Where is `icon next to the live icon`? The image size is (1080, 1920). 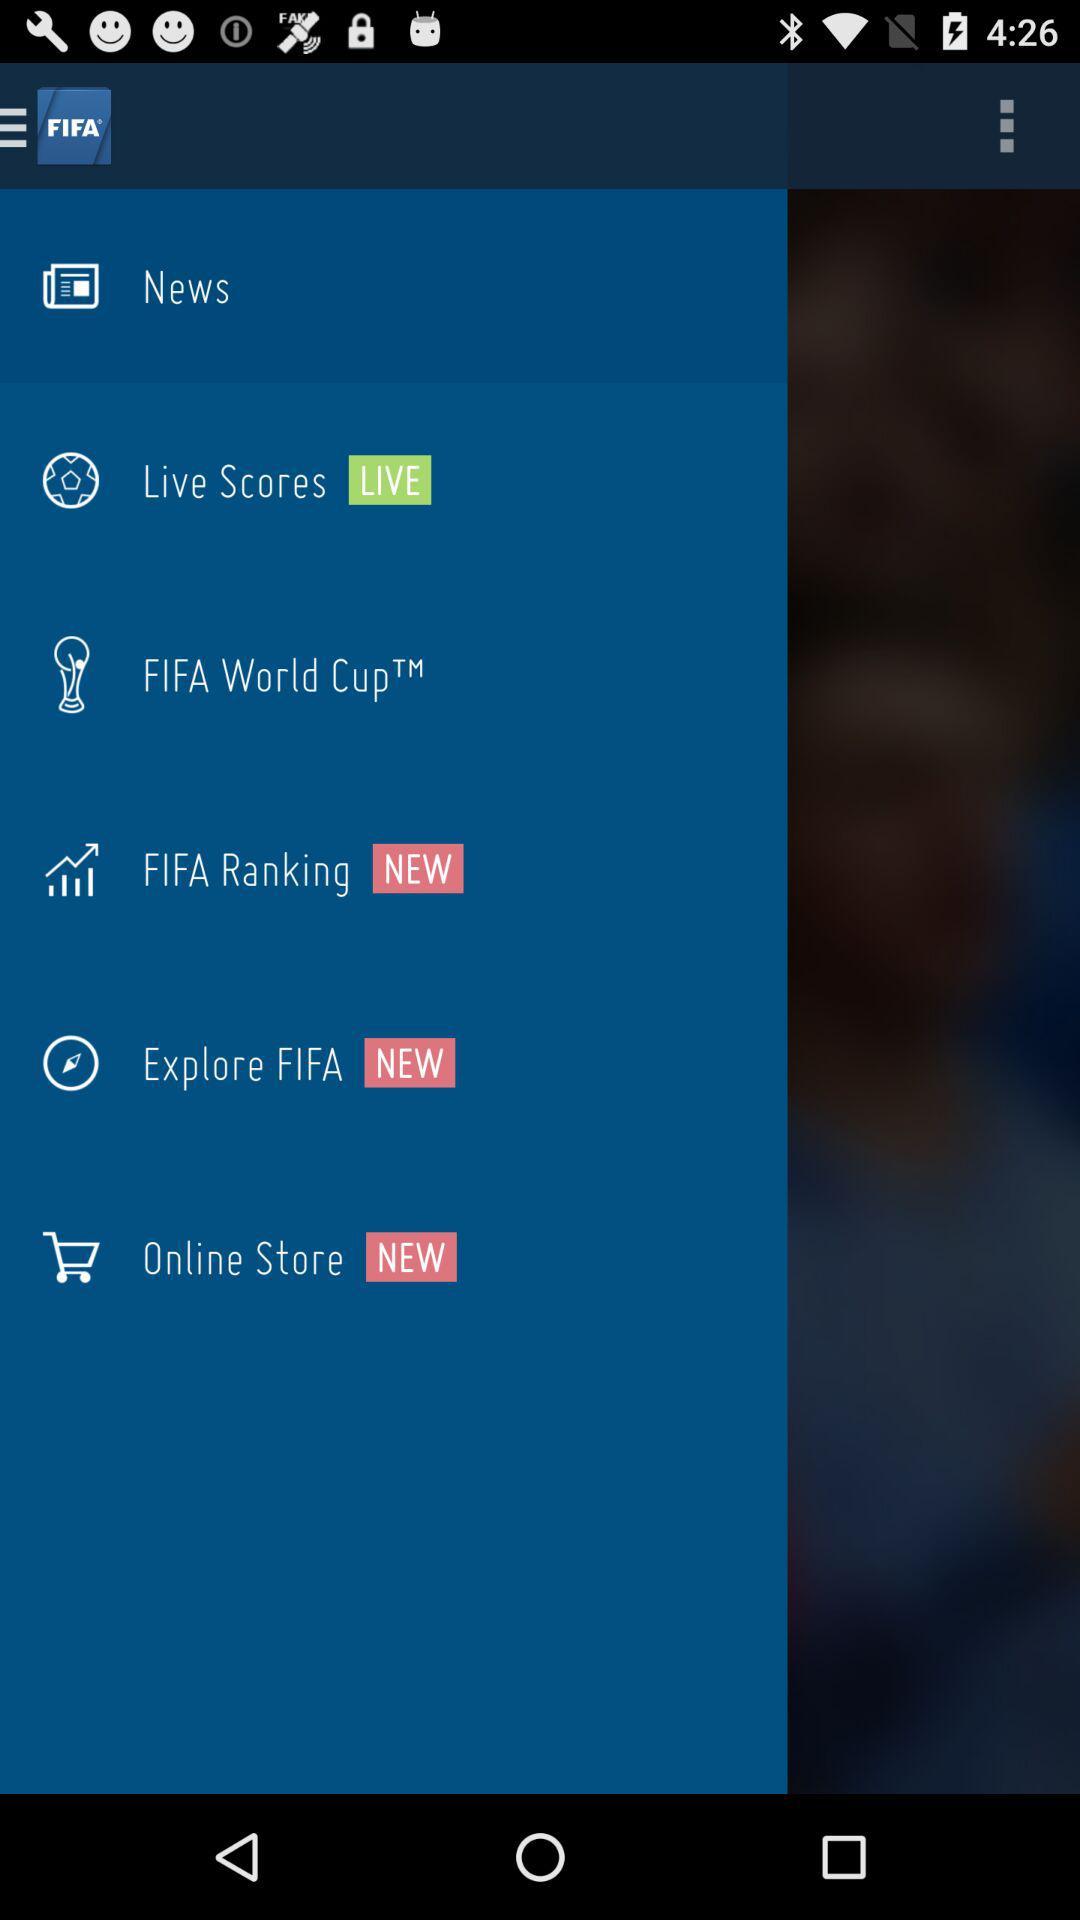
icon next to the live icon is located at coordinates (233, 480).